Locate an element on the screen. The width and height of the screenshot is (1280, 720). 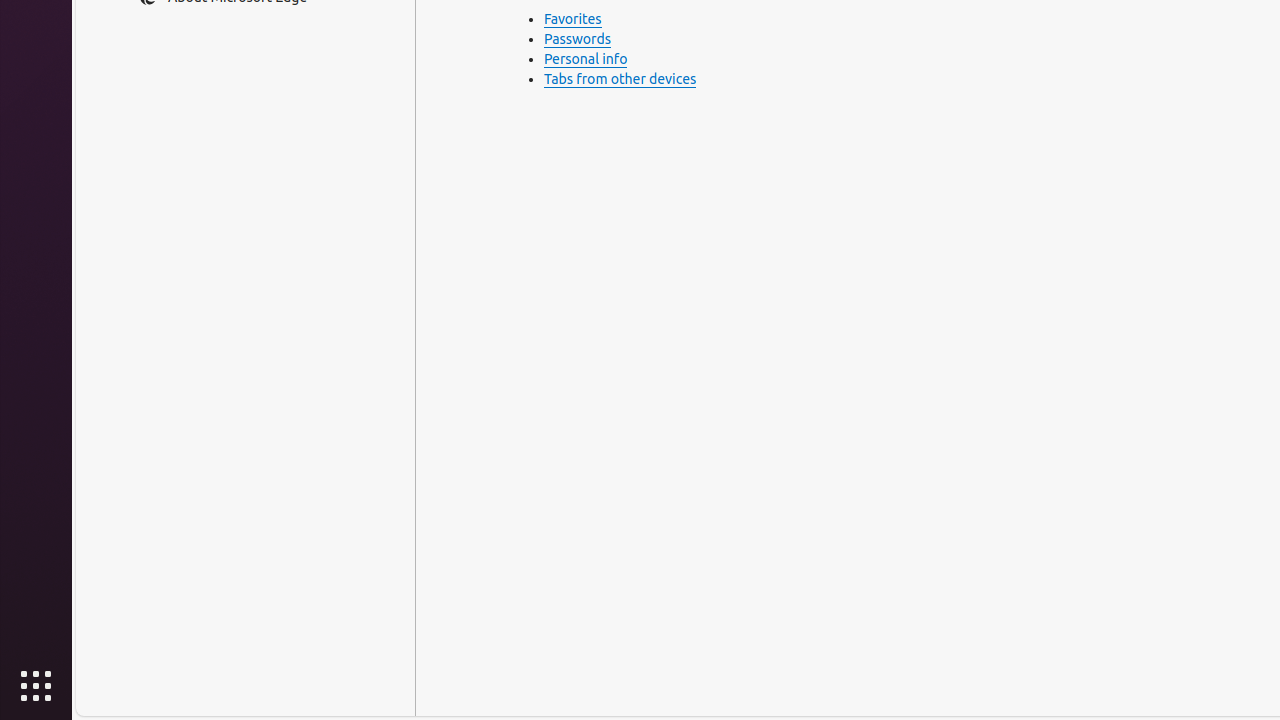
'Show Applications' is located at coordinates (35, 685).